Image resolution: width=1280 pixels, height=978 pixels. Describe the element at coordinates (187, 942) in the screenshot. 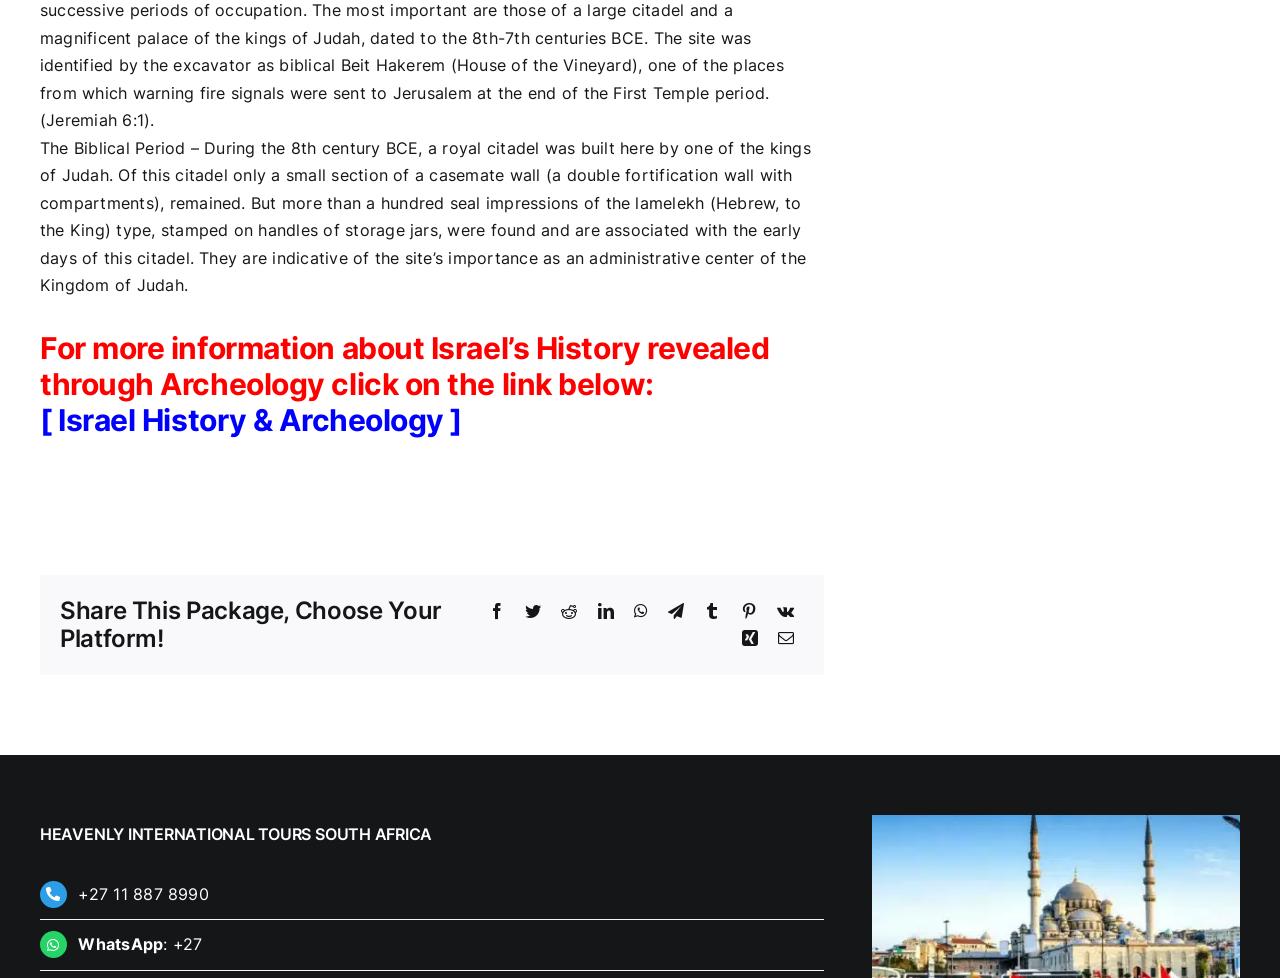

I see `'+27'` at that location.